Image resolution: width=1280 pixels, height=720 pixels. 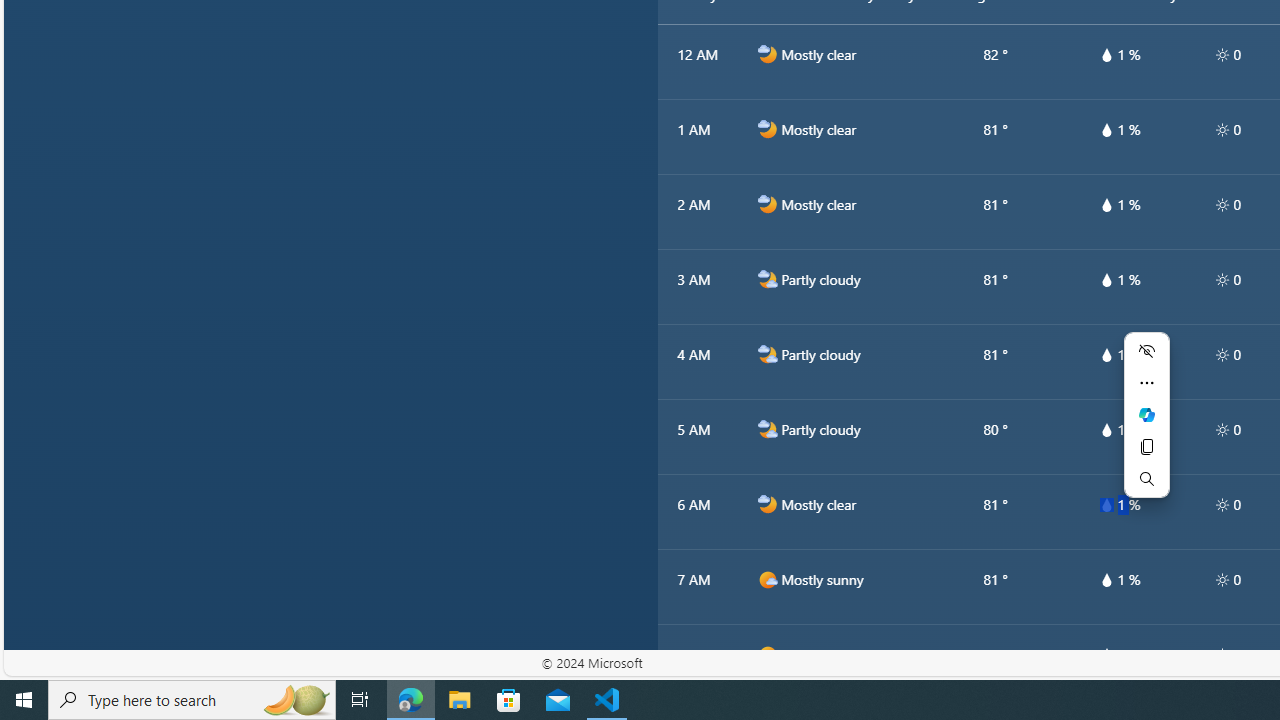 What do you see at coordinates (1146, 414) in the screenshot?
I see `'Ask Copilot'` at bounding box center [1146, 414].